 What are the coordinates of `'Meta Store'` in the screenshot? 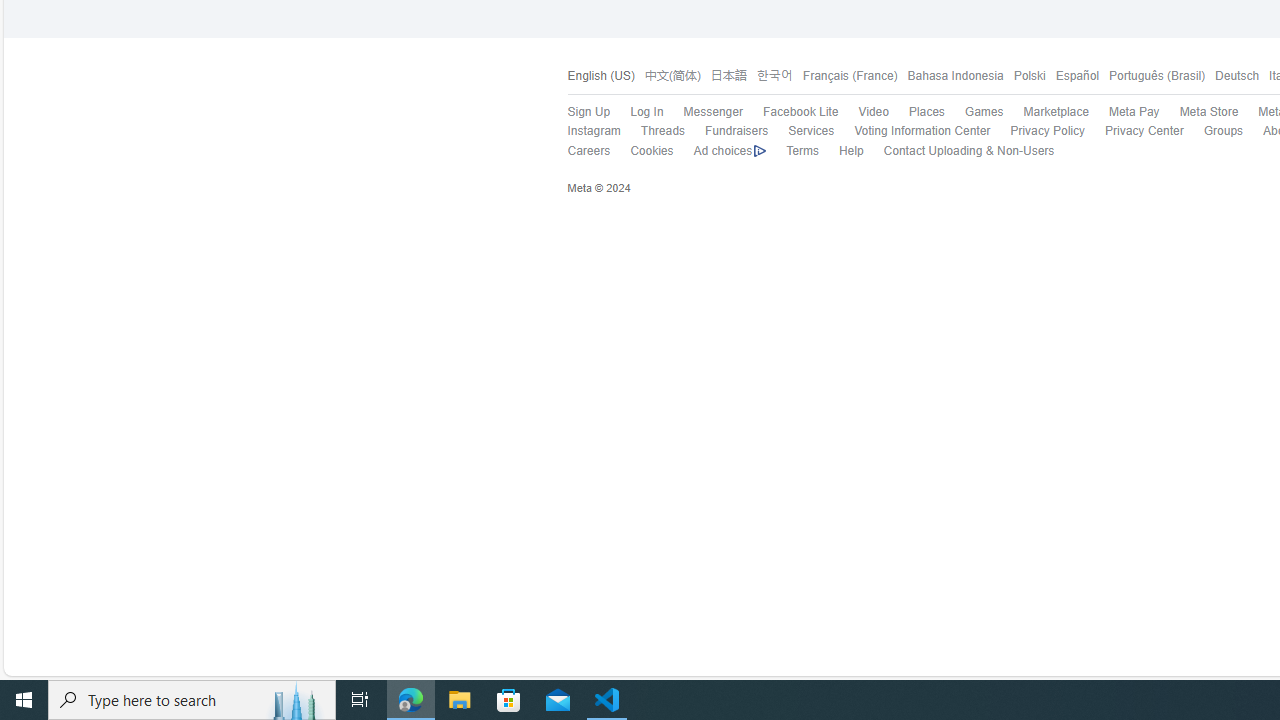 It's located at (1198, 113).